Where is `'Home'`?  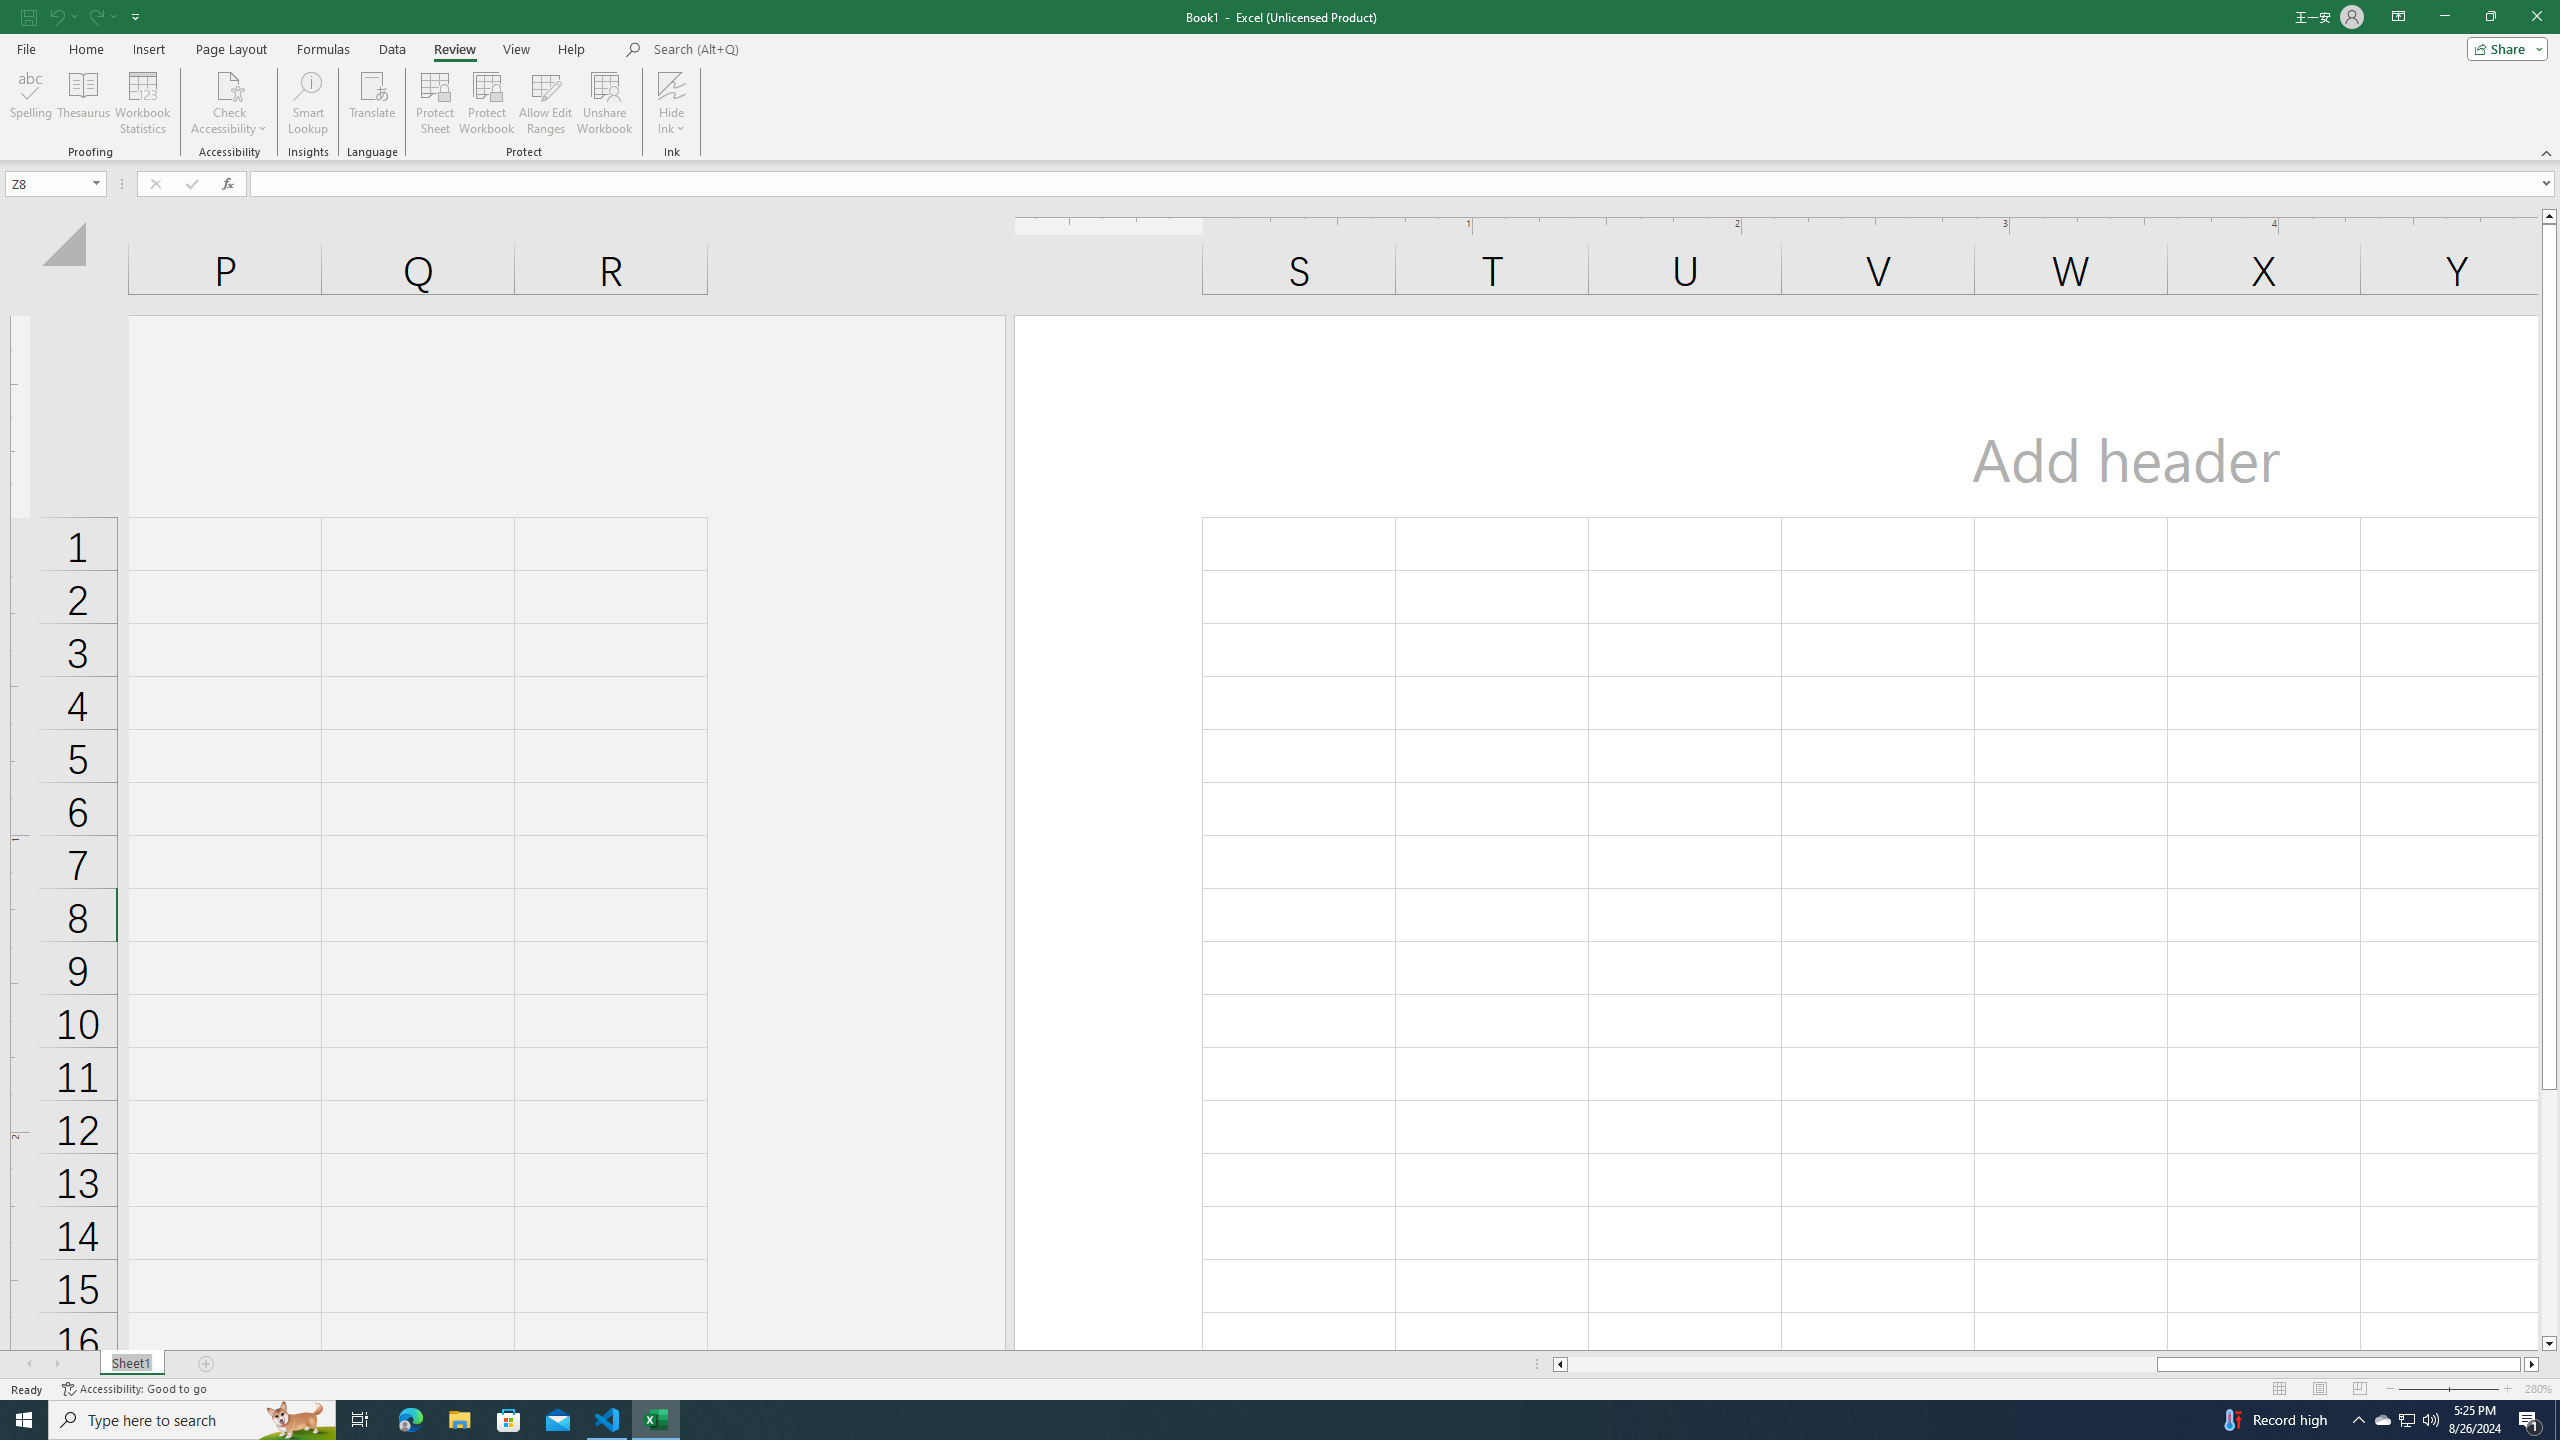
'Home' is located at coordinates (85, 49).